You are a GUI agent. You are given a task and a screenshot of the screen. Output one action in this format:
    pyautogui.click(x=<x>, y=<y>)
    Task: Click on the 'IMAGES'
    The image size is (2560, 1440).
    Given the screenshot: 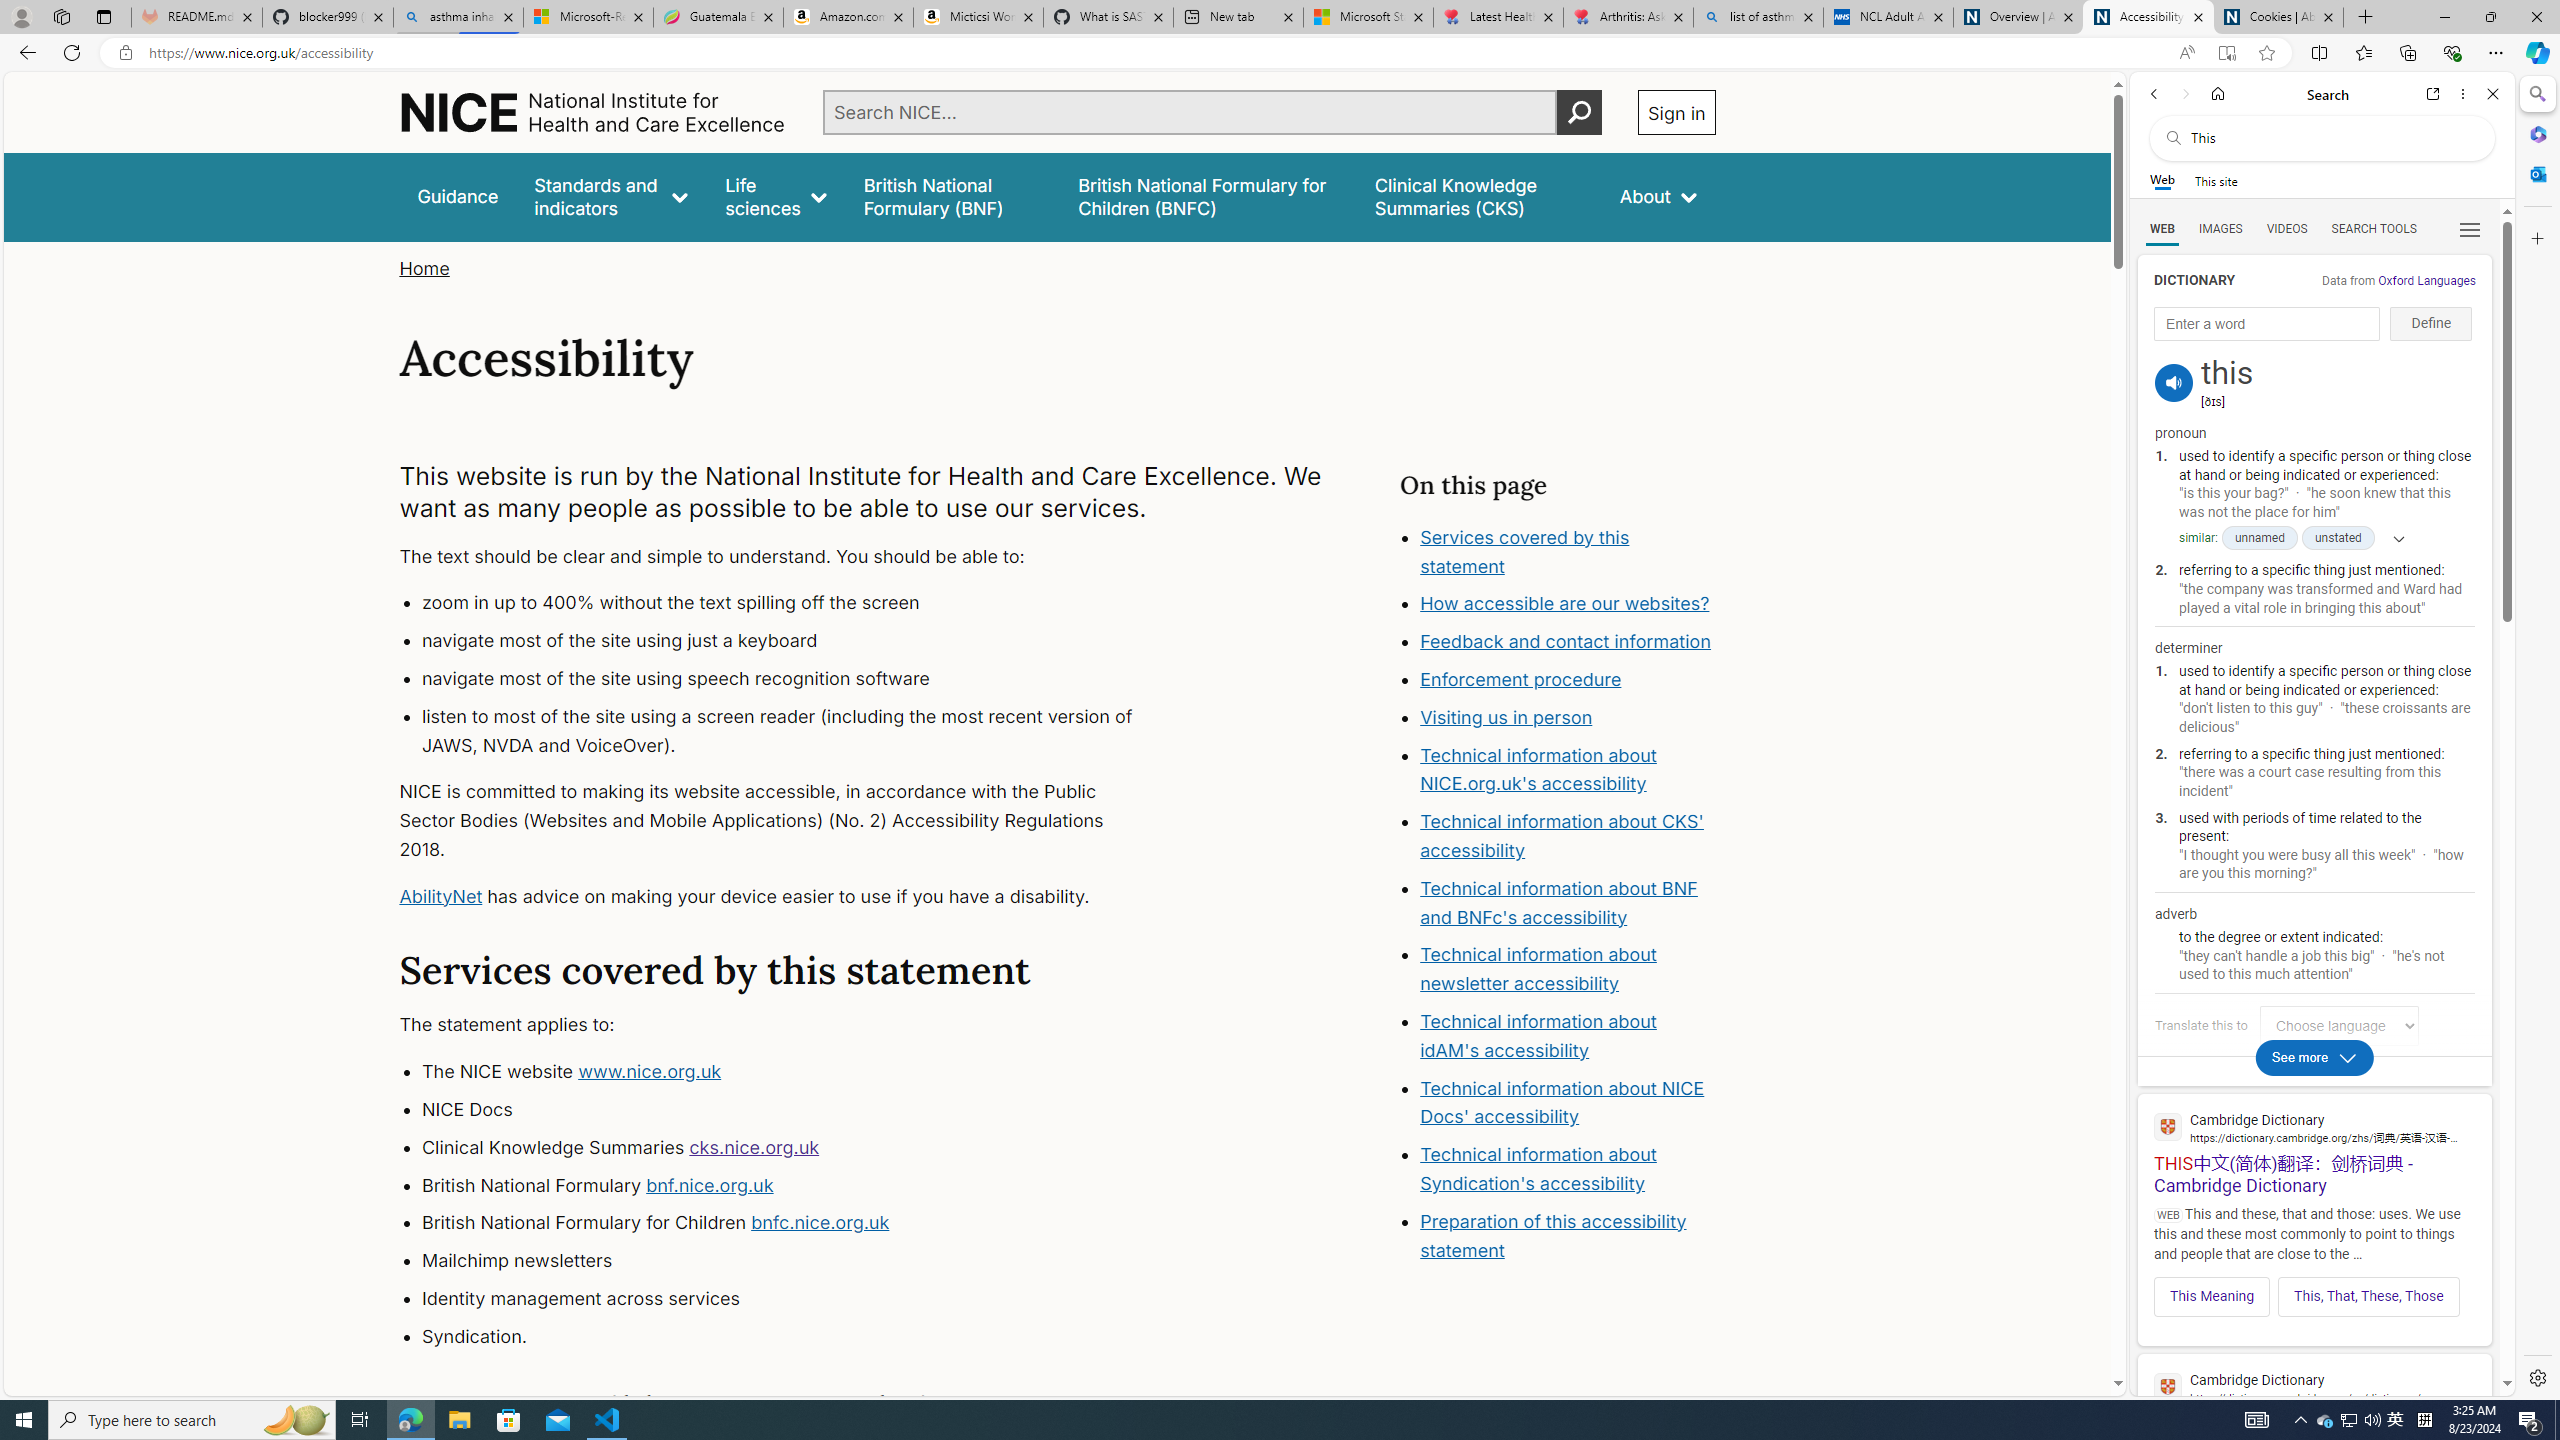 What is the action you would take?
    pyautogui.click(x=2219, y=229)
    